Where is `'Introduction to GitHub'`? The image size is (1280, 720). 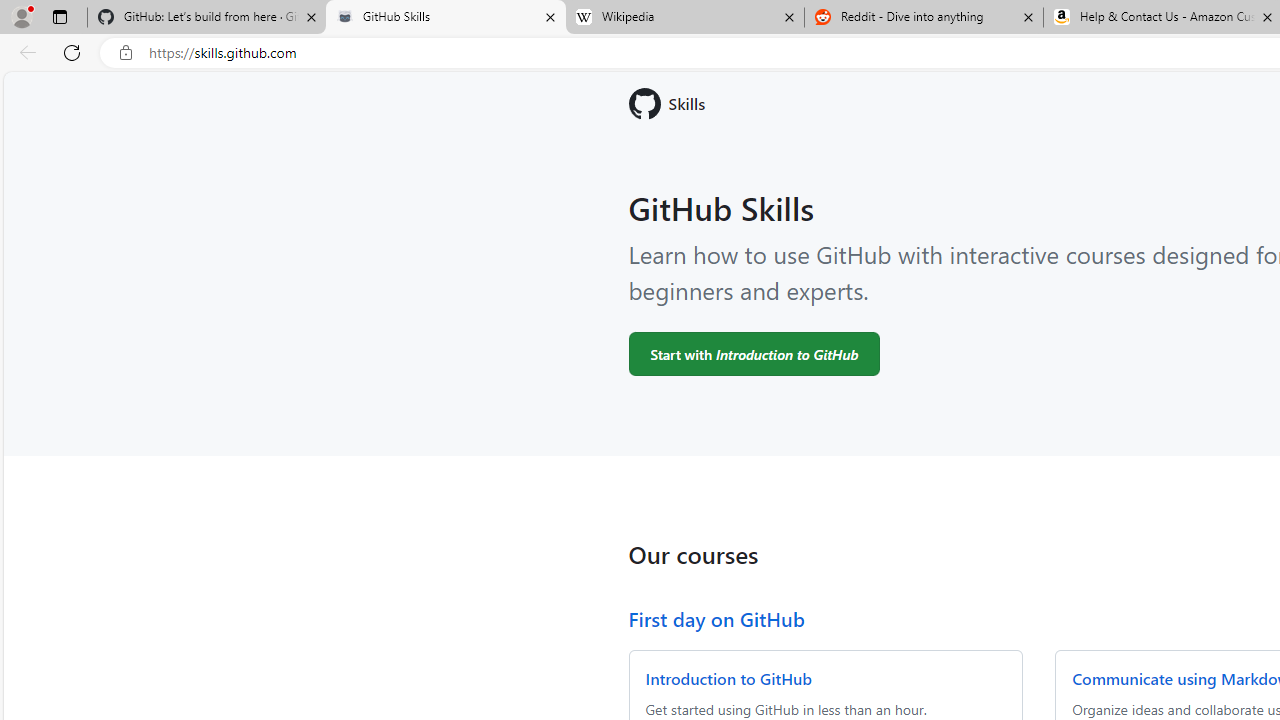 'Introduction to GitHub' is located at coordinates (727, 677).